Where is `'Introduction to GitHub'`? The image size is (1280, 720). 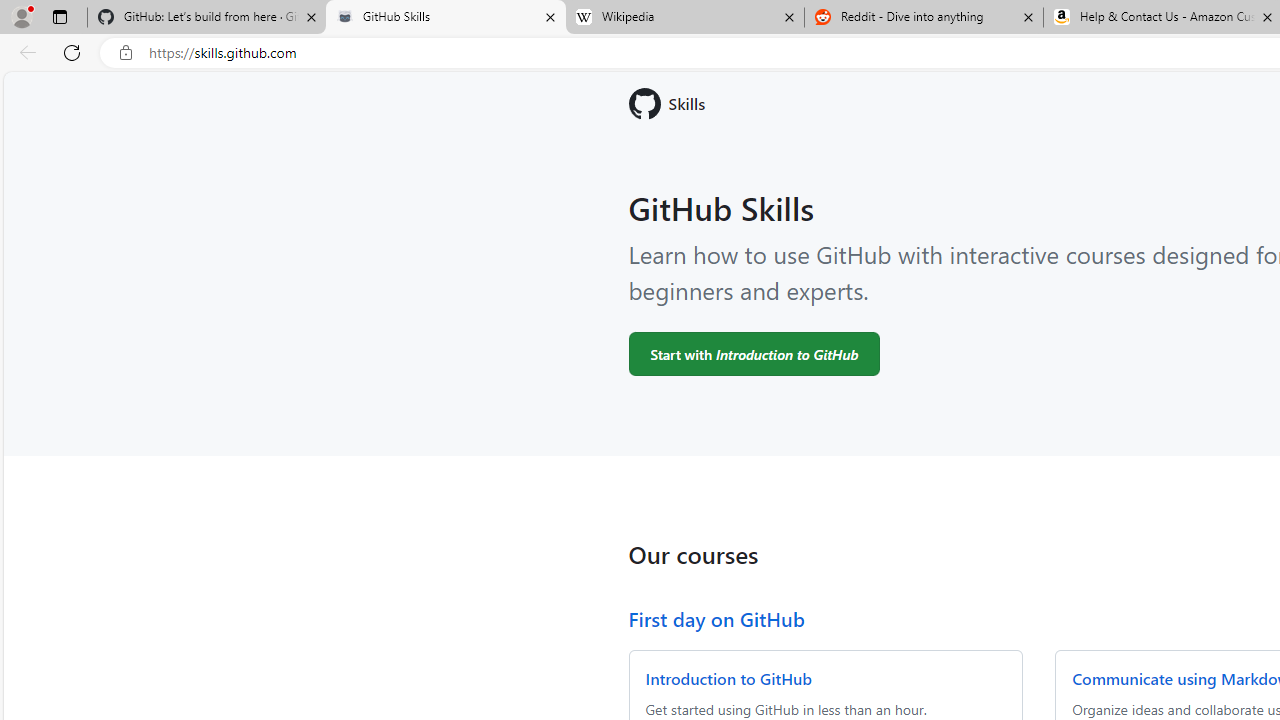 'Introduction to GitHub' is located at coordinates (727, 677).